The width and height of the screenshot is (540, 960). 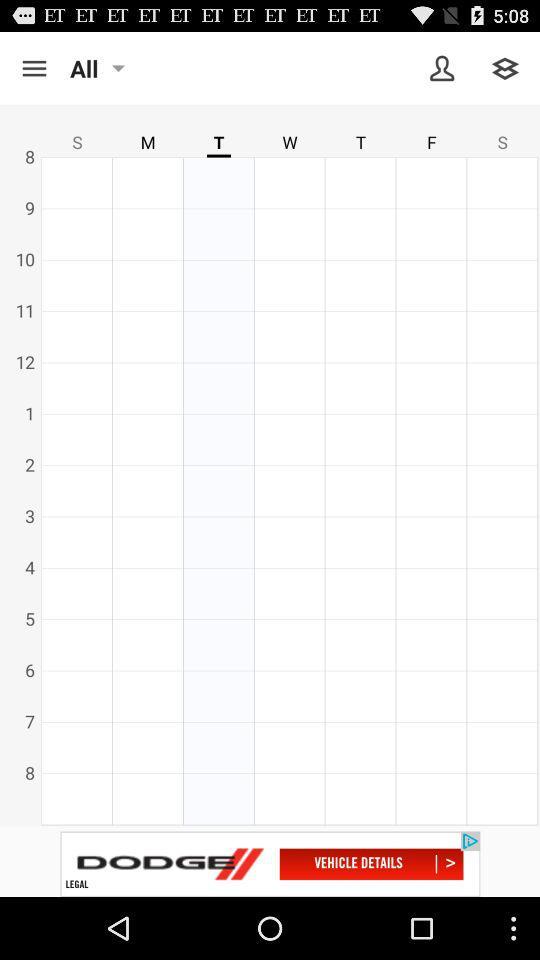 I want to click on visit advertiser website, so click(x=270, y=863).